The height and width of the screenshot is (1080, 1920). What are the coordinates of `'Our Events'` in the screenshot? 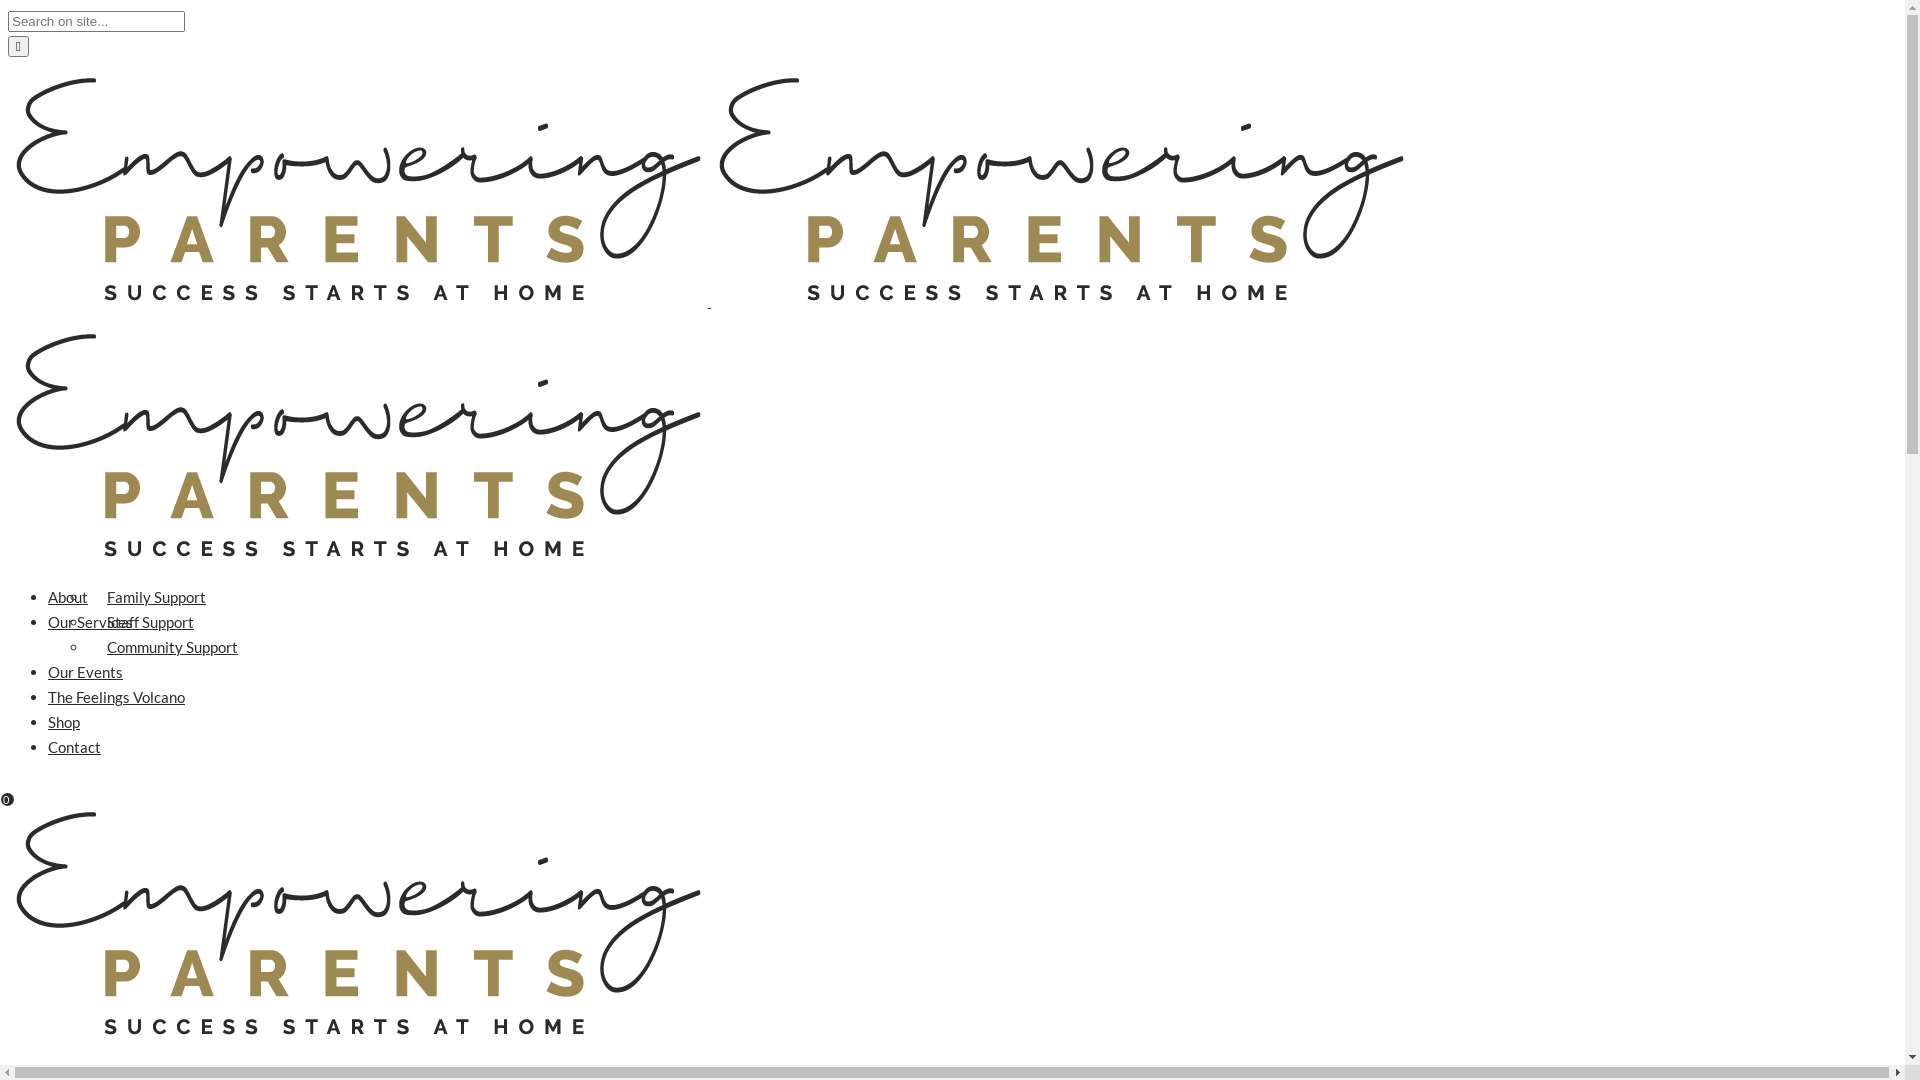 It's located at (48, 671).